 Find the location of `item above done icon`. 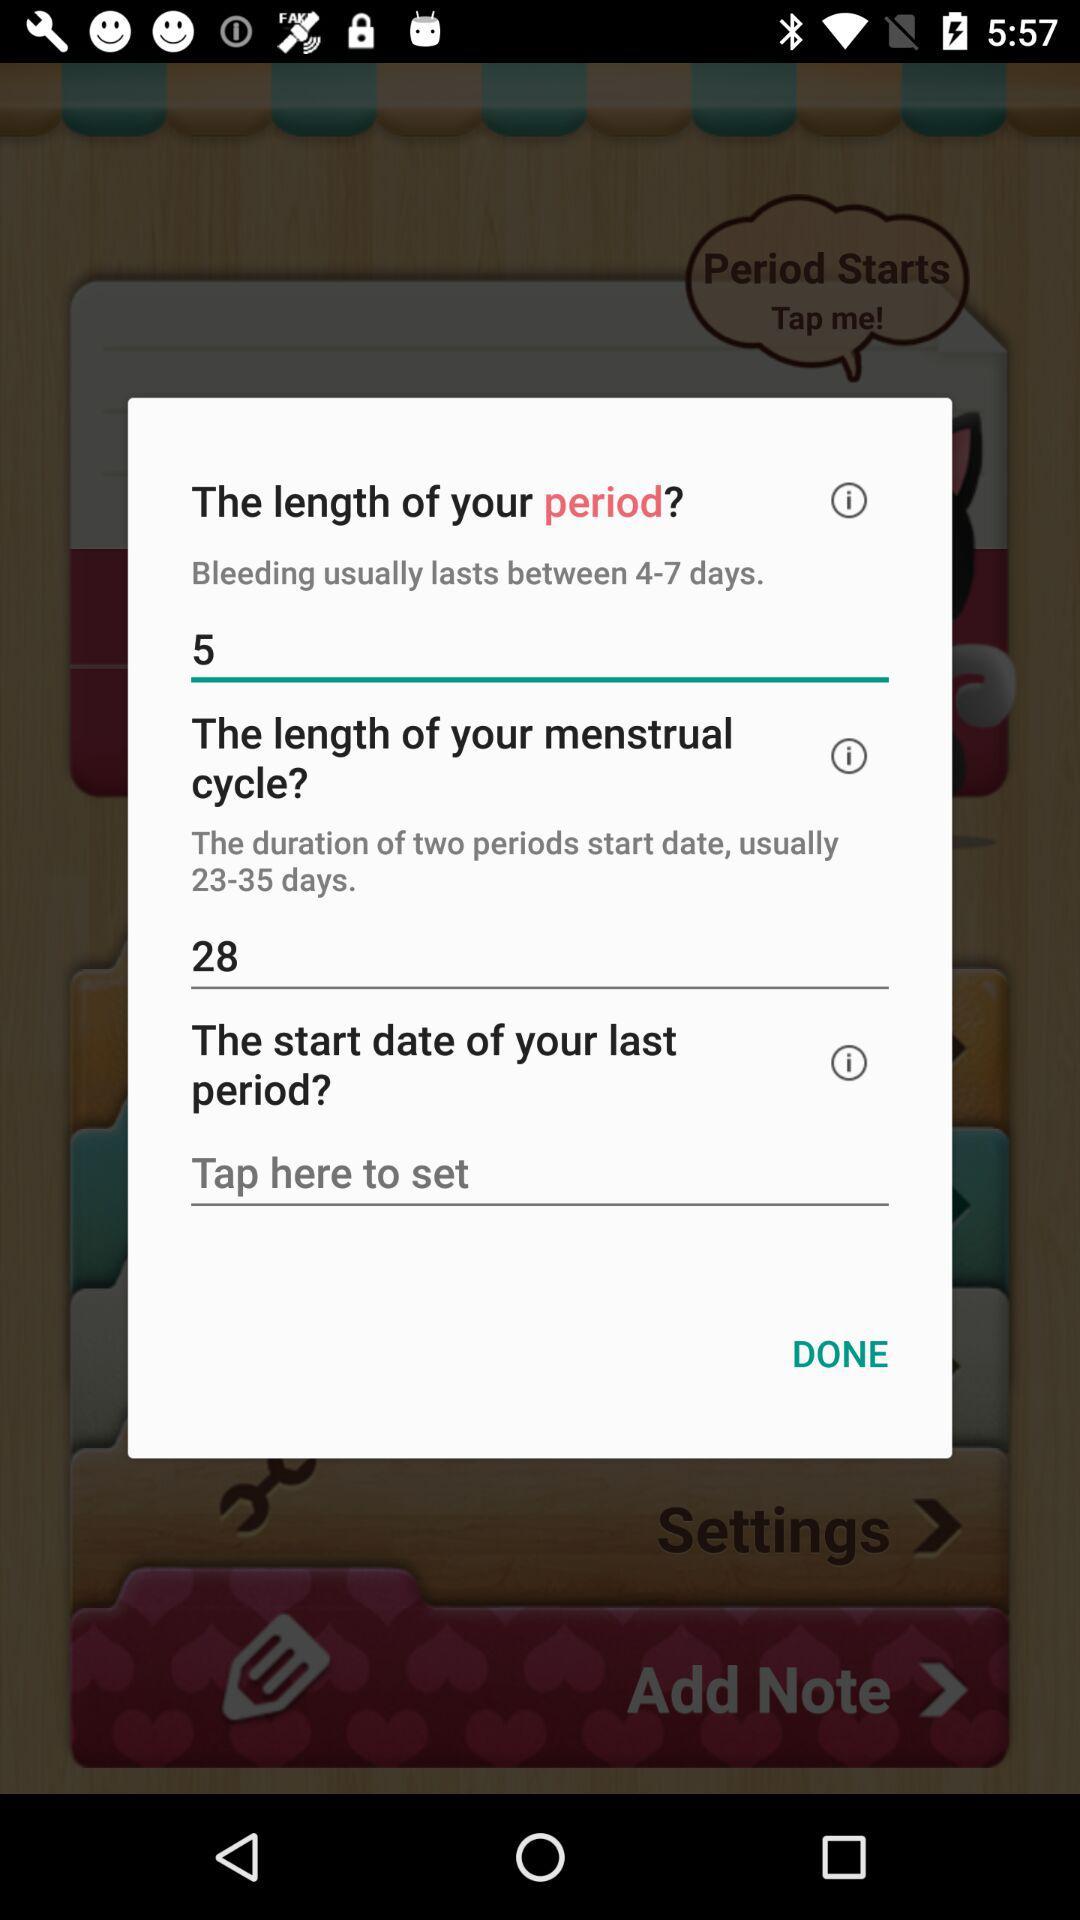

item above done icon is located at coordinates (540, 1174).